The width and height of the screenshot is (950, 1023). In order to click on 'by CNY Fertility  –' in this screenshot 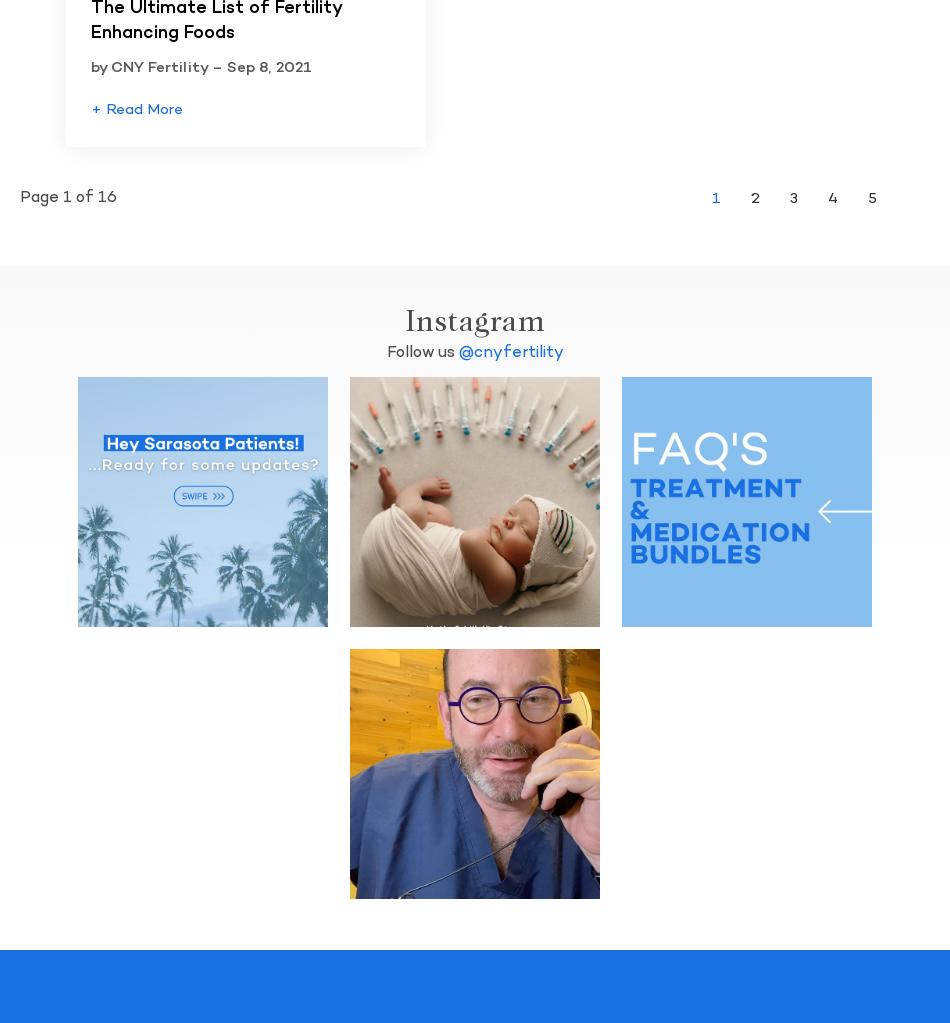, I will do `click(158, 67)`.